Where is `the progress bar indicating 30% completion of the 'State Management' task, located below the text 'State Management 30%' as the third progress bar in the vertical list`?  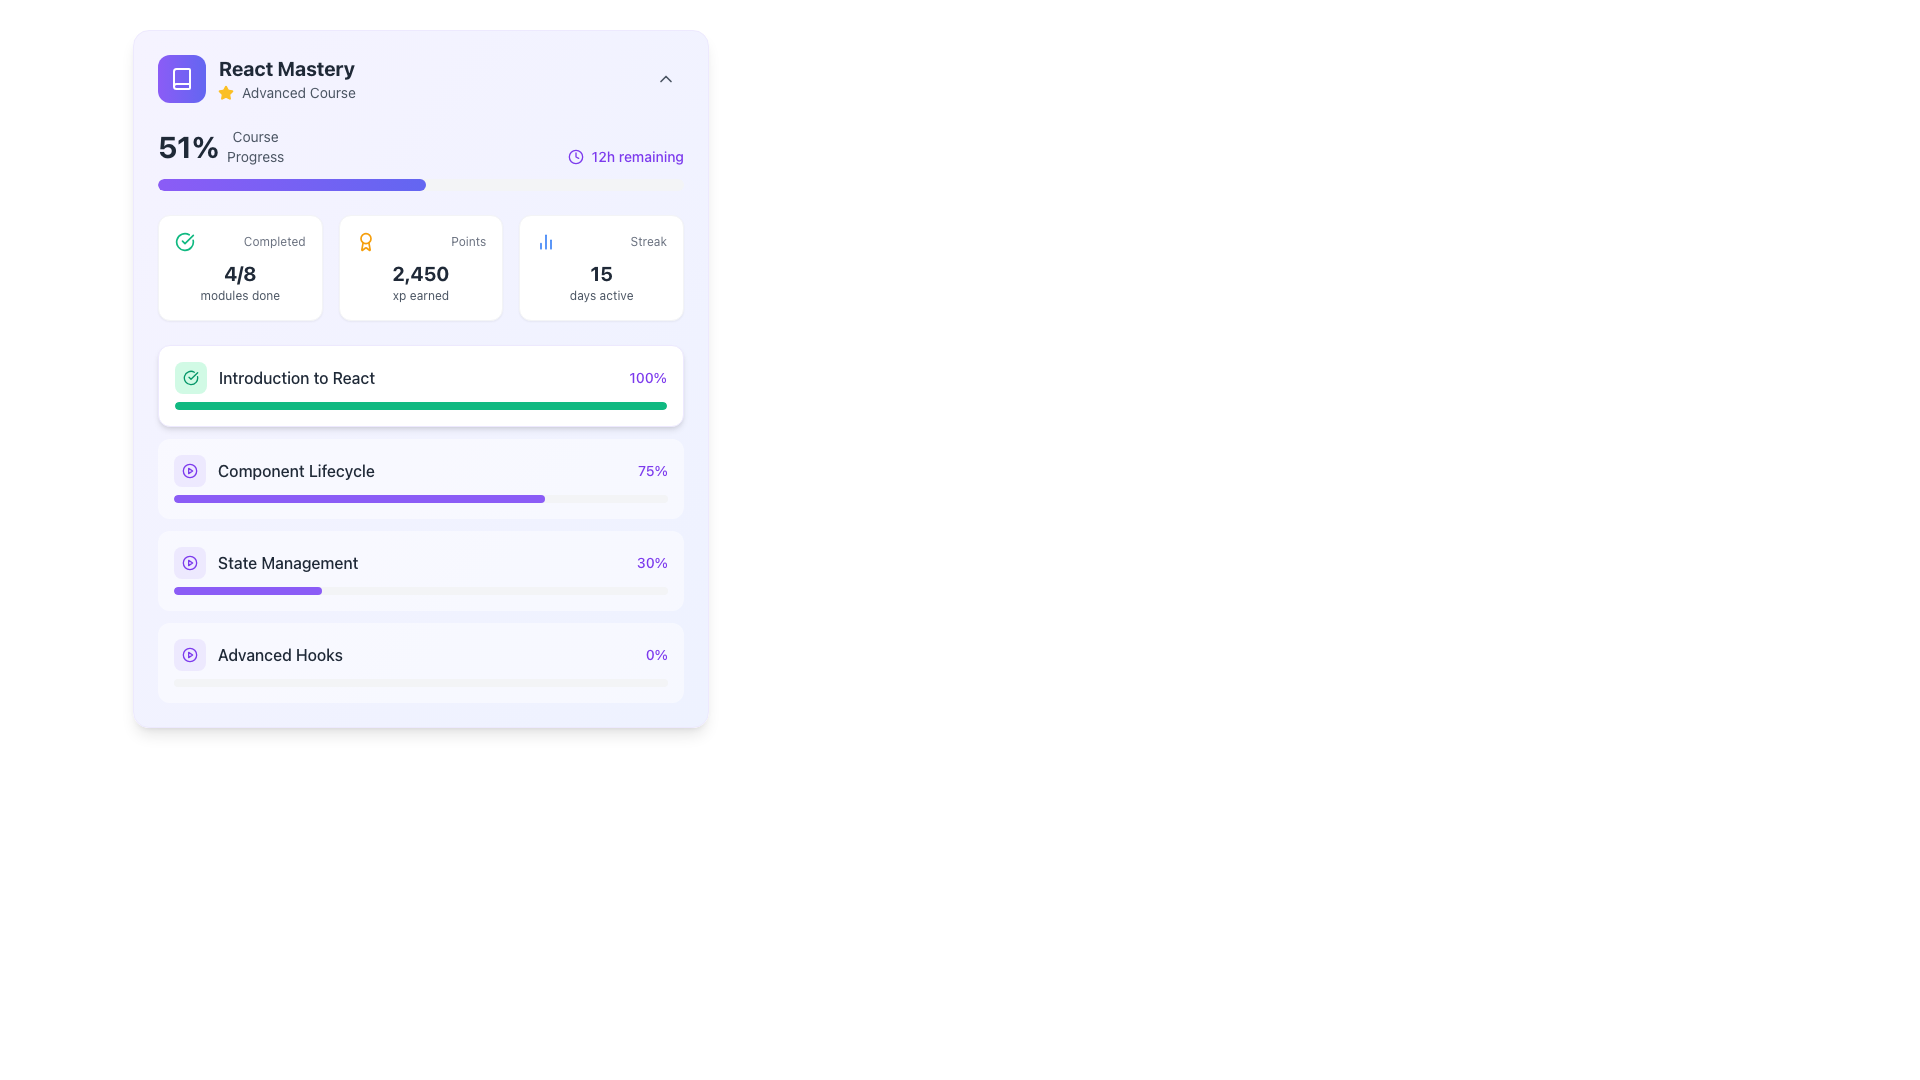 the progress bar indicating 30% completion of the 'State Management' task, located below the text 'State Management 30%' as the third progress bar in the vertical list is located at coordinates (420, 589).